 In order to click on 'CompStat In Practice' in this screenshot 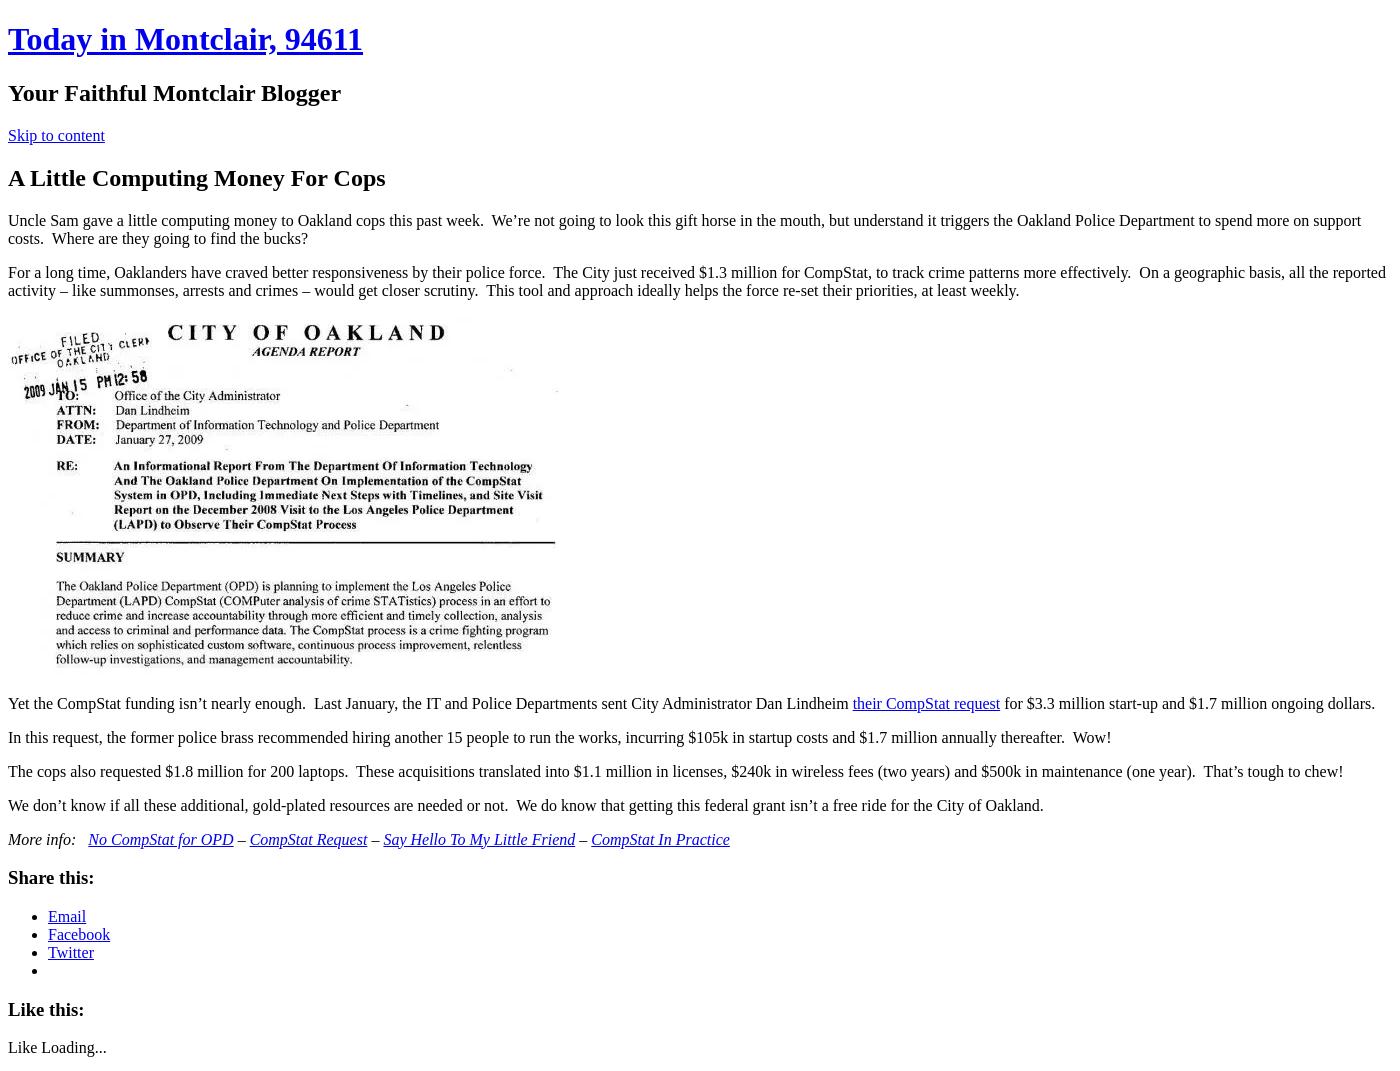, I will do `click(590, 837)`.